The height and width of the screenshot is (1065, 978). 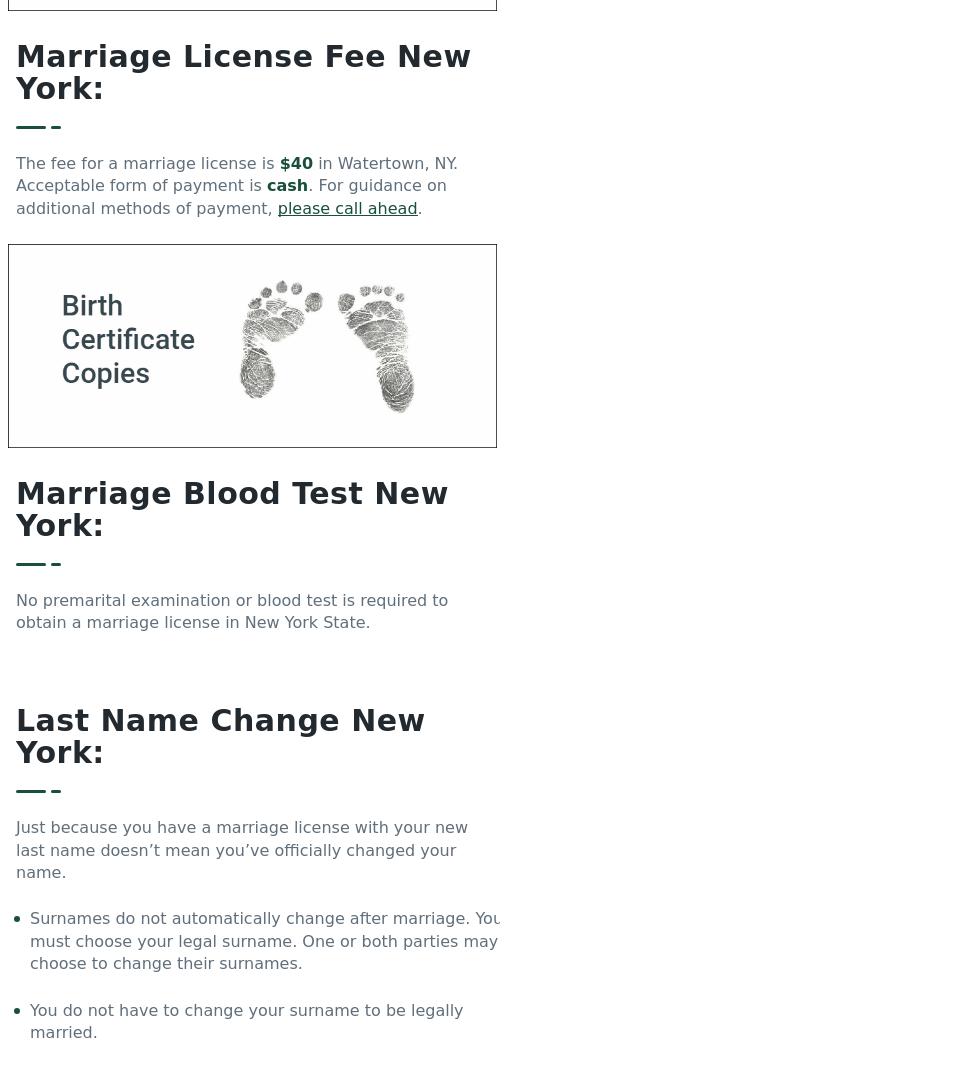 I want to click on '$40', so click(x=278, y=162).